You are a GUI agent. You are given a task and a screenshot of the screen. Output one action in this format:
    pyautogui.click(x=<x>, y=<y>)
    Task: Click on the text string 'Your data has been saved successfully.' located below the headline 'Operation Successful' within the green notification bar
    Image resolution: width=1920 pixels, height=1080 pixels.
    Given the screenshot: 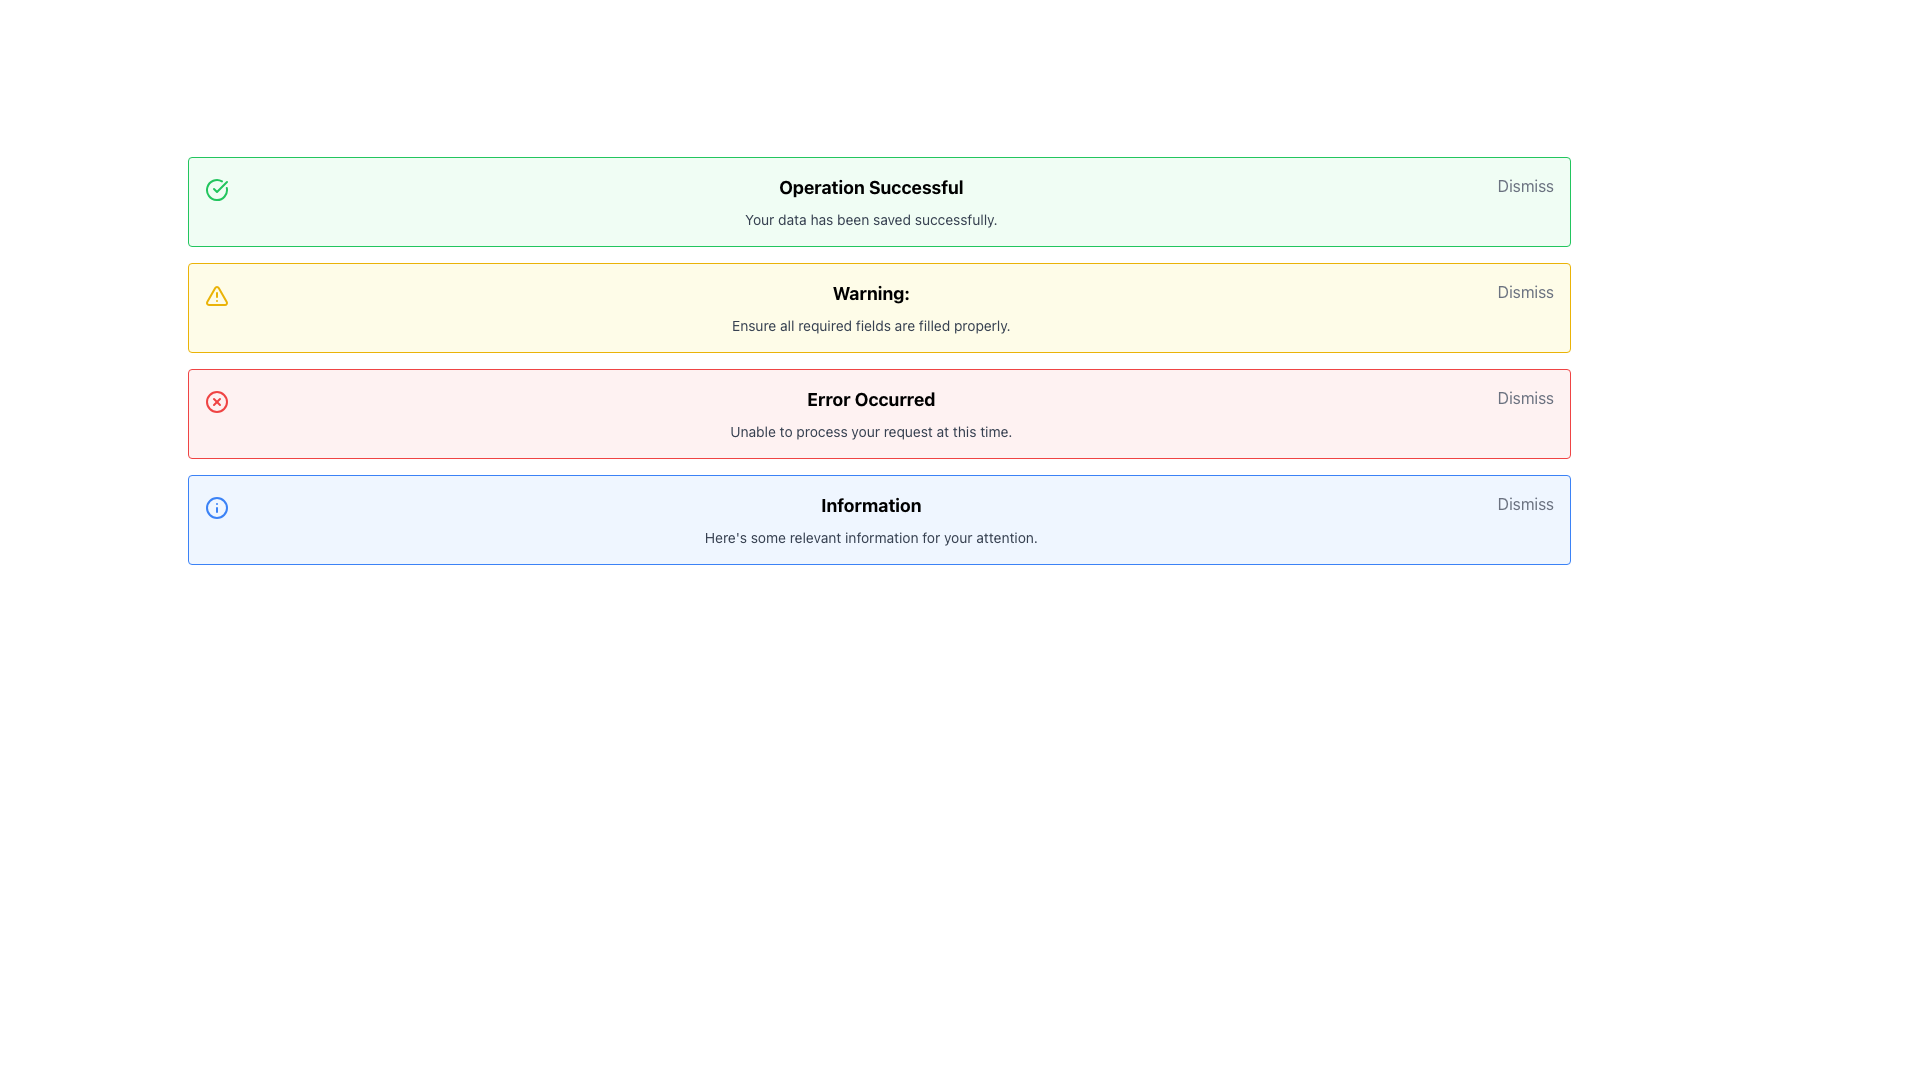 What is the action you would take?
    pyautogui.click(x=871, y=219)
    